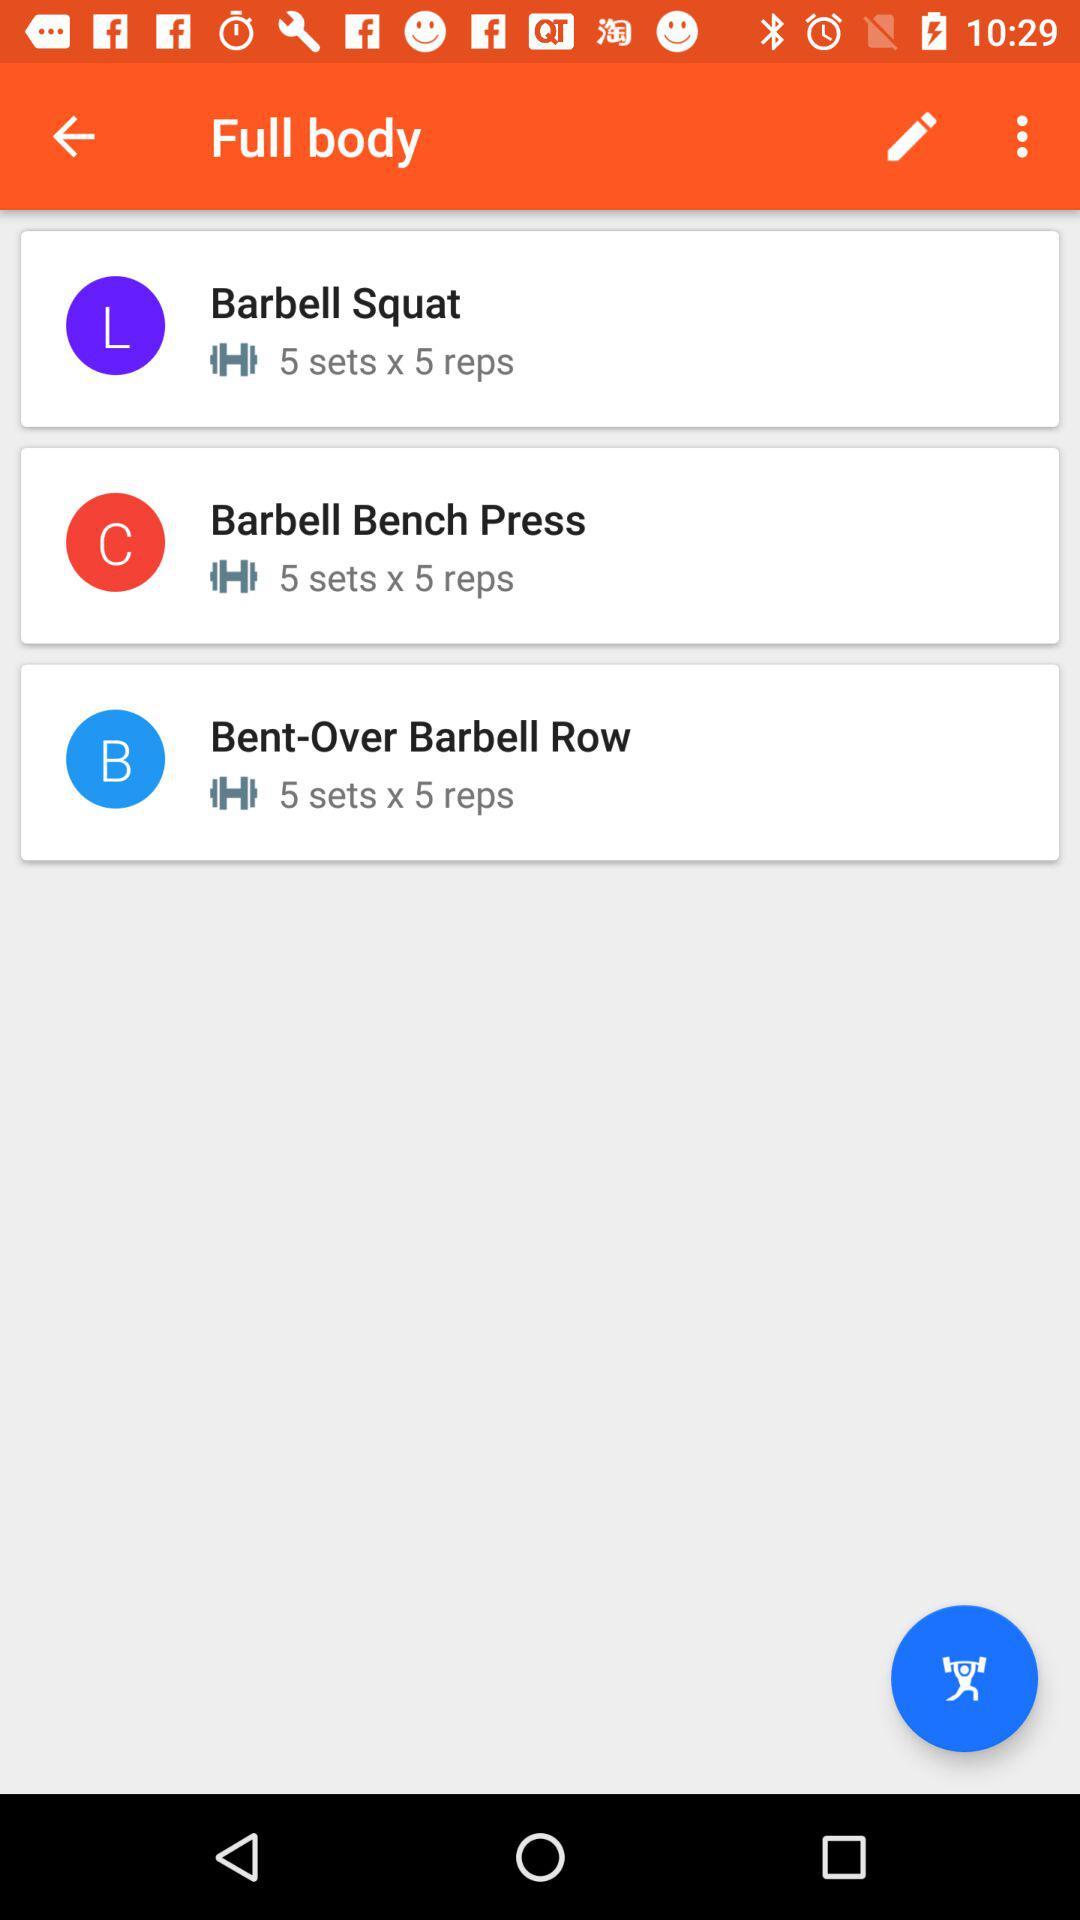  Describe the element at coordinates (911, 135) in the screenshot. I see `item next to the full body item` at that location.